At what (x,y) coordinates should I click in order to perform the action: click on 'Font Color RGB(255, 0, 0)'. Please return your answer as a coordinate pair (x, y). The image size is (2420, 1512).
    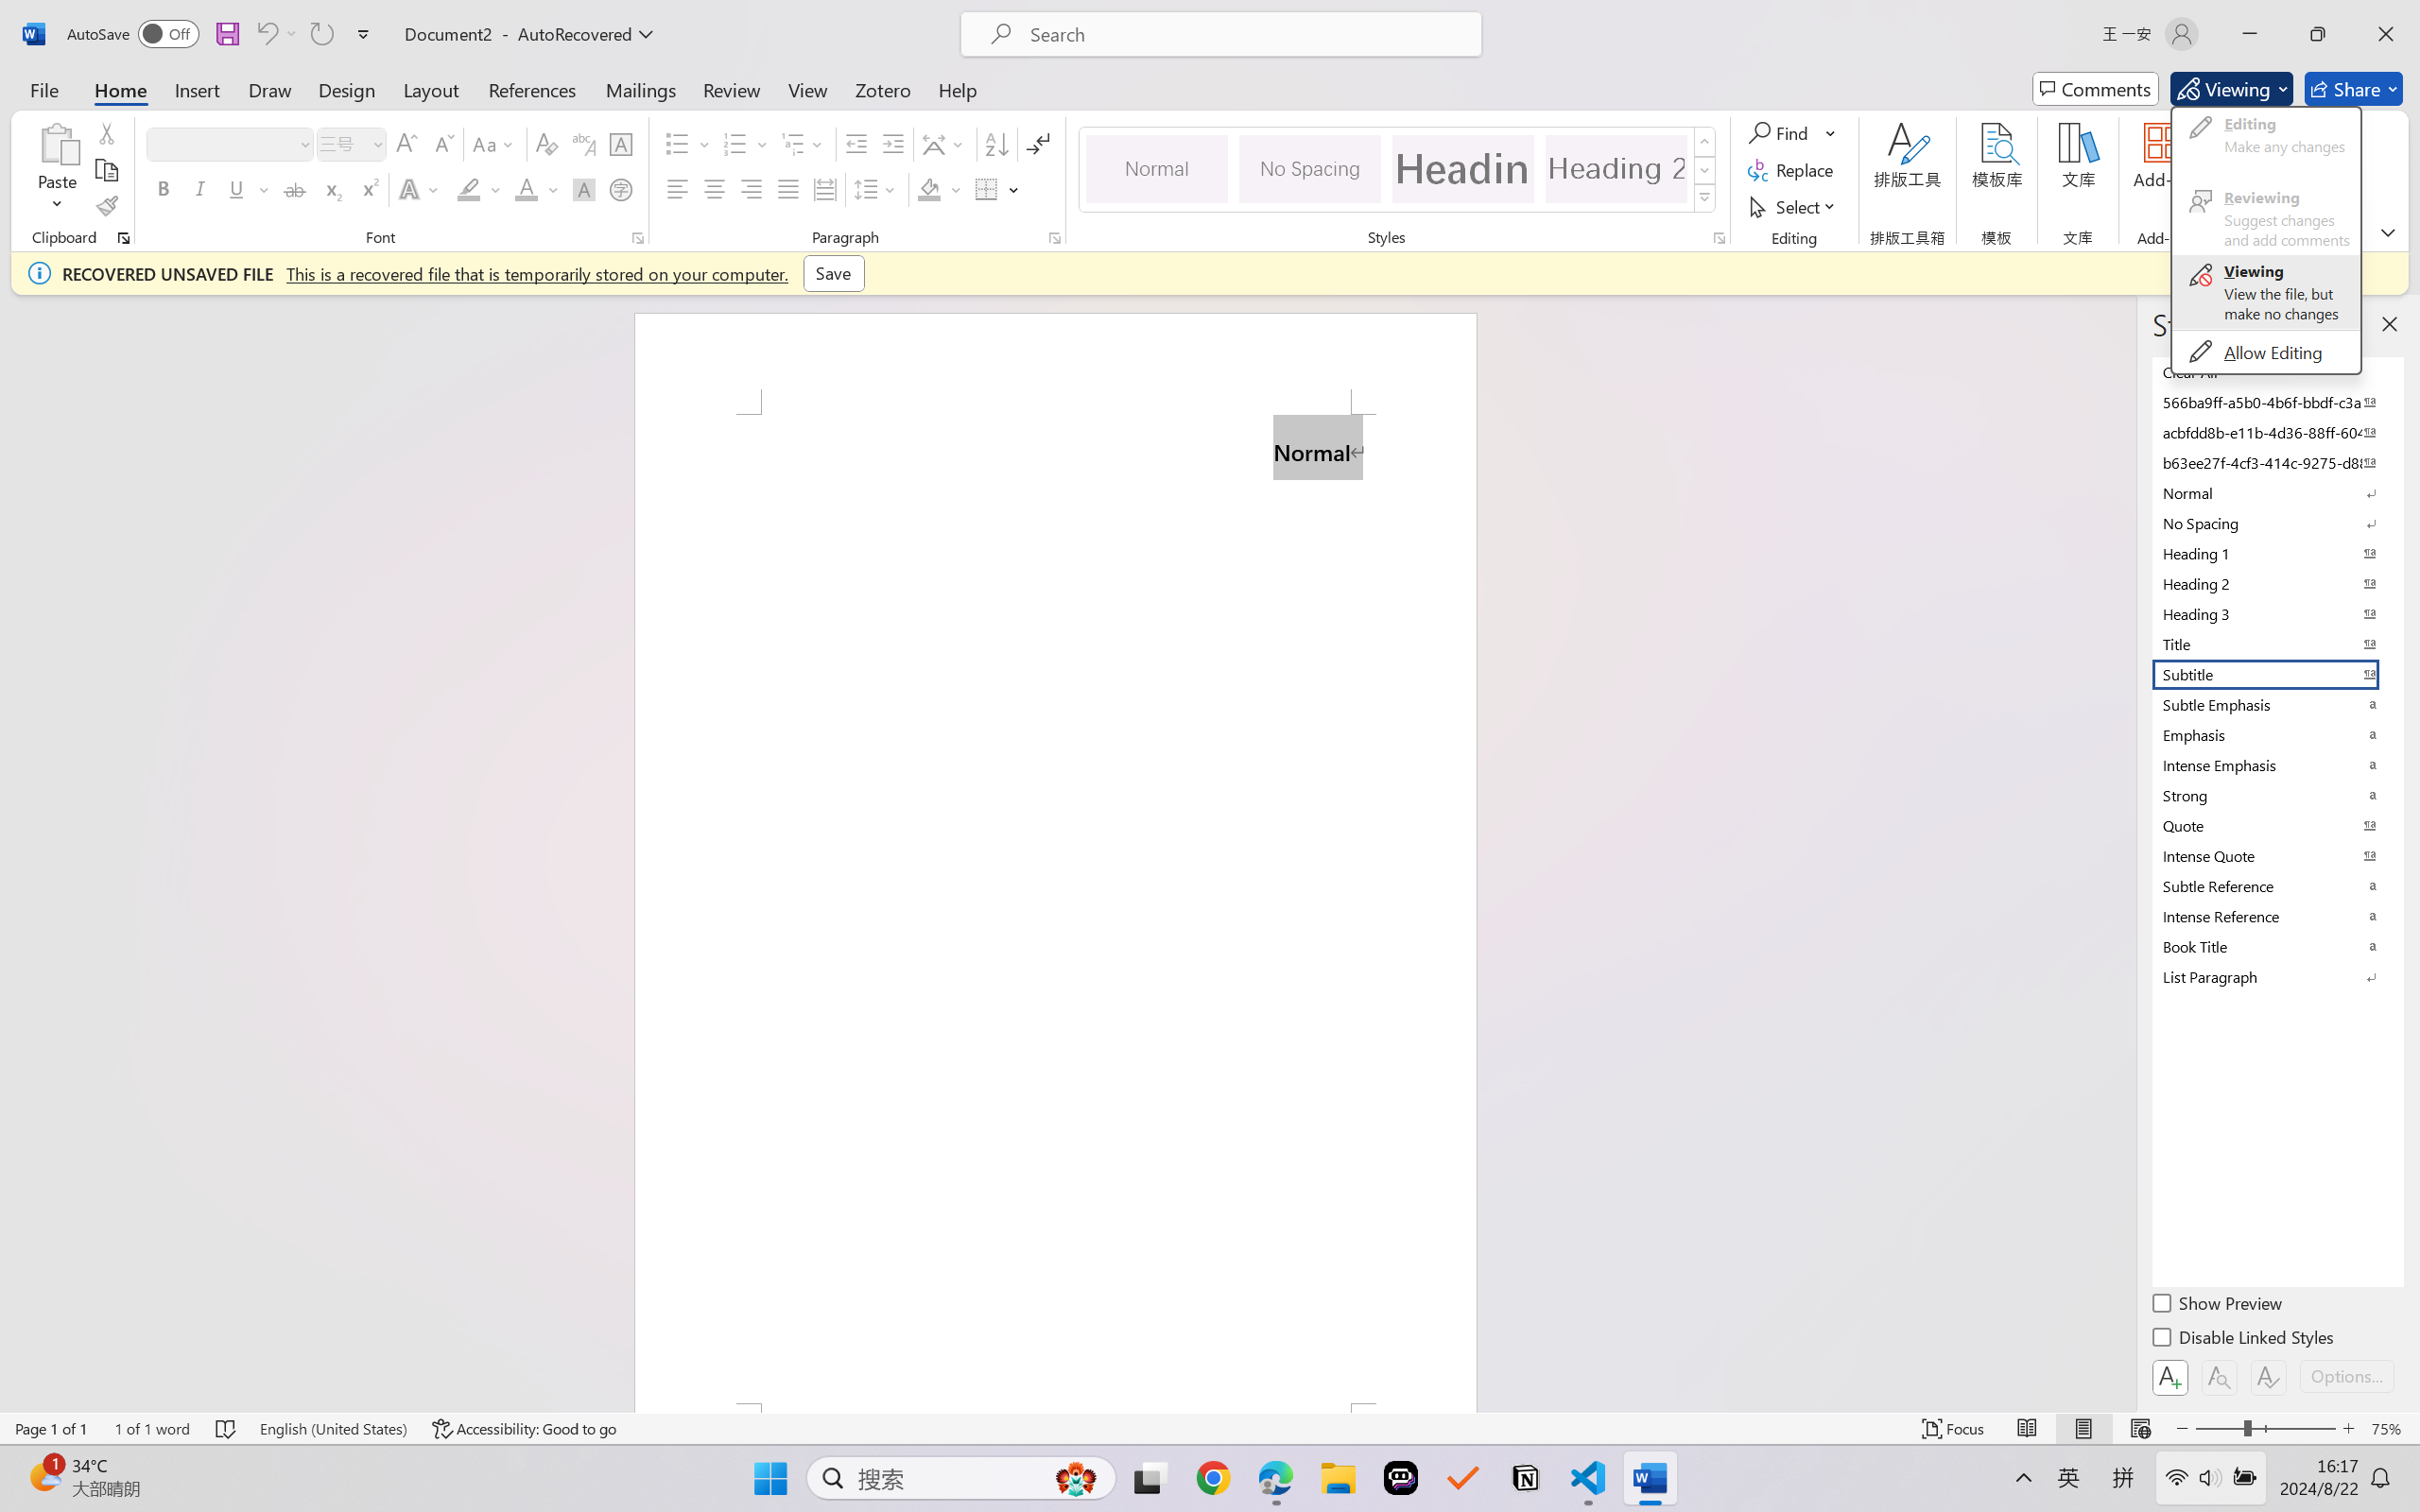
    Looking at the image, I should click on (527, 188).